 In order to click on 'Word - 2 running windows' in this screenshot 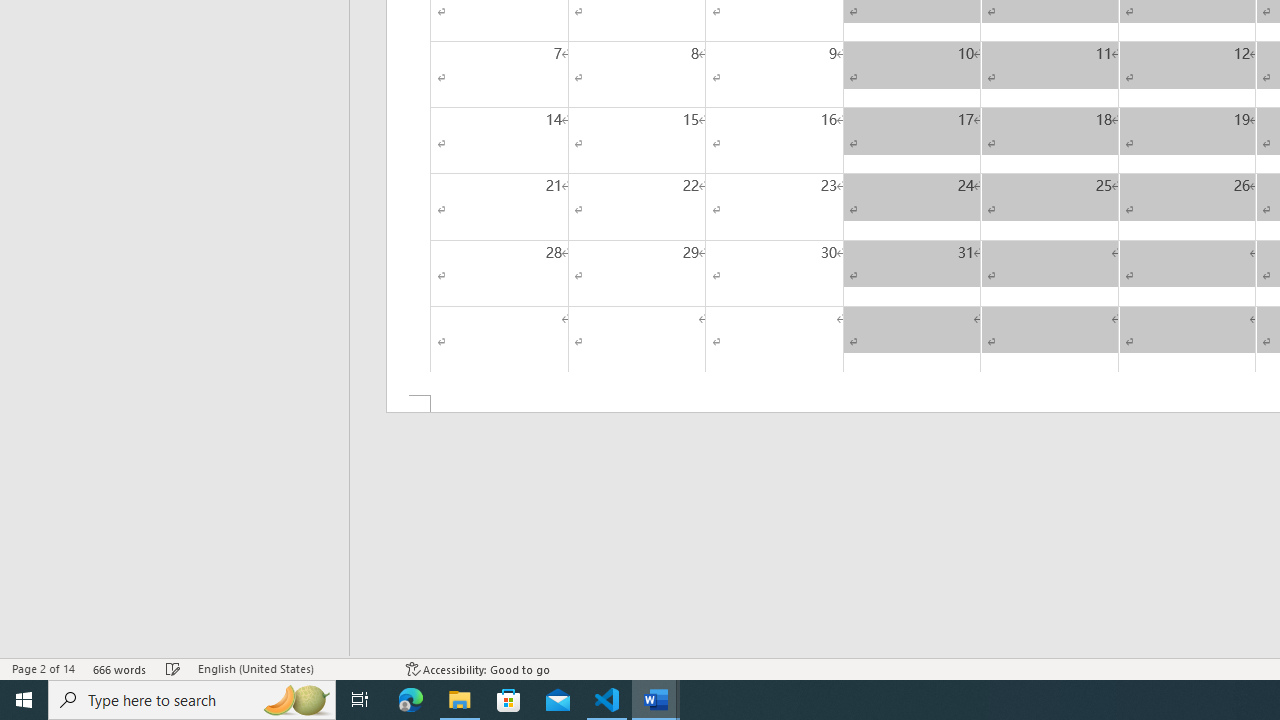, I will do `click(656, 698)`.